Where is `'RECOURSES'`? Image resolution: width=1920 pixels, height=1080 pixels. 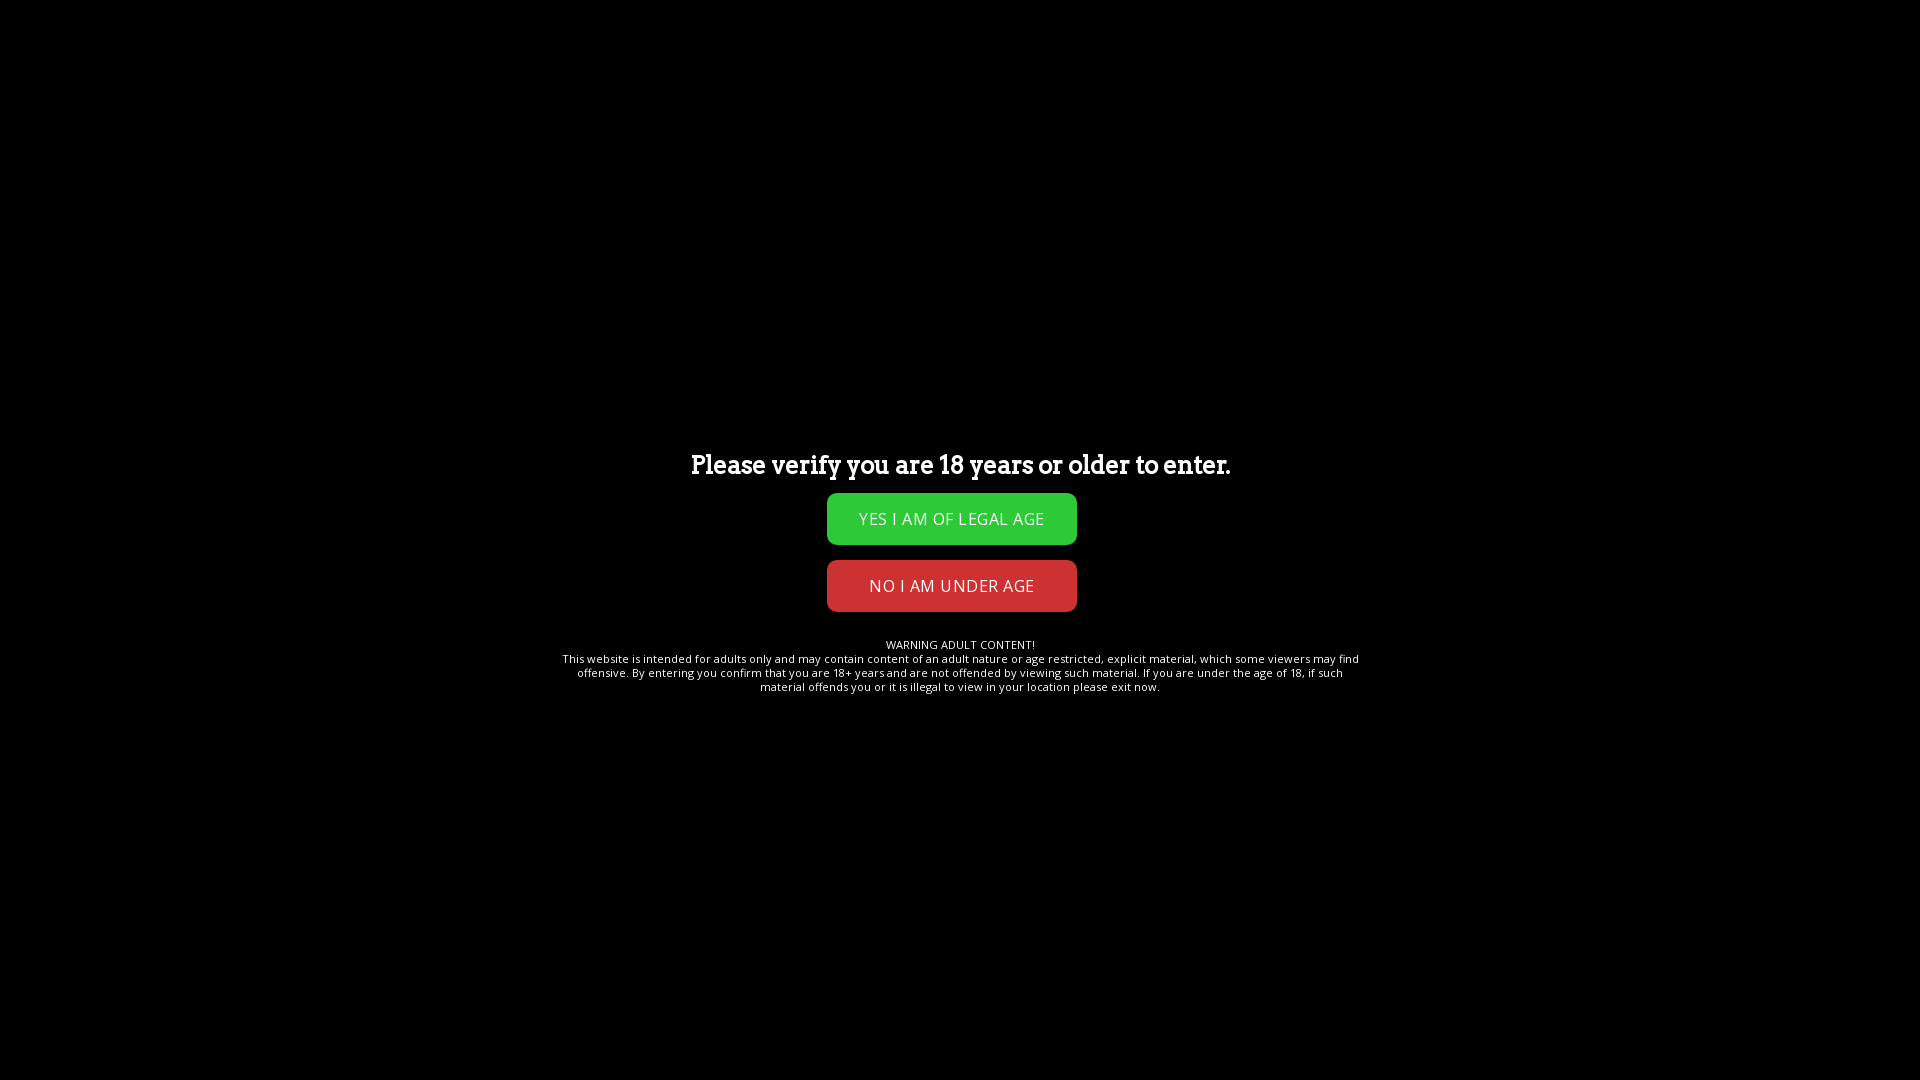
'RECOURSES' is located at coordinates (623, 149).